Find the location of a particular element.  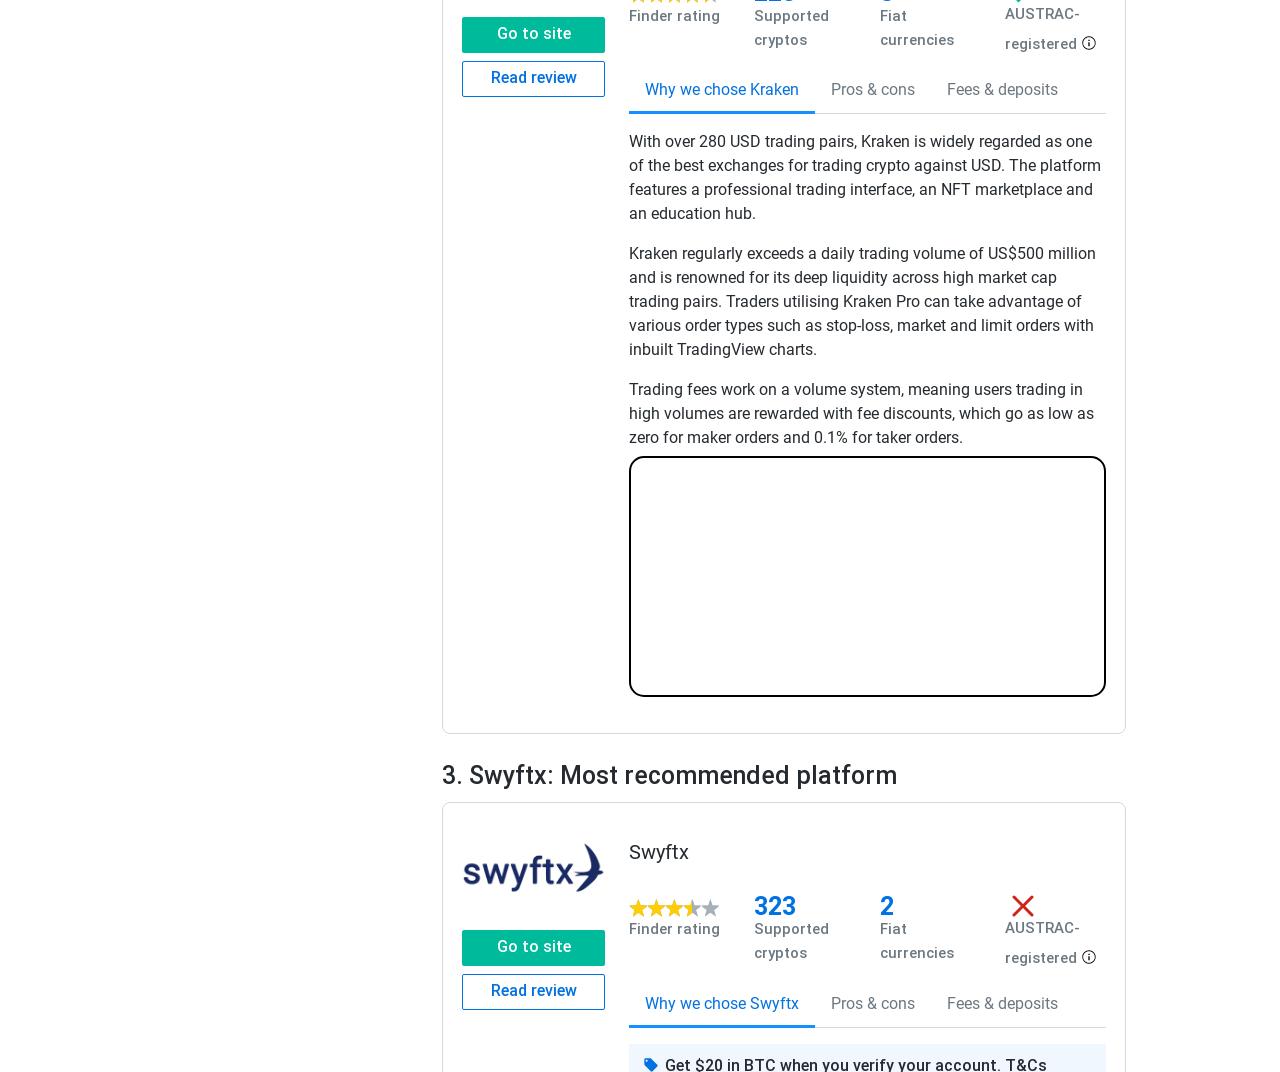

'Swyftx' is located at coordinates (658, 849).